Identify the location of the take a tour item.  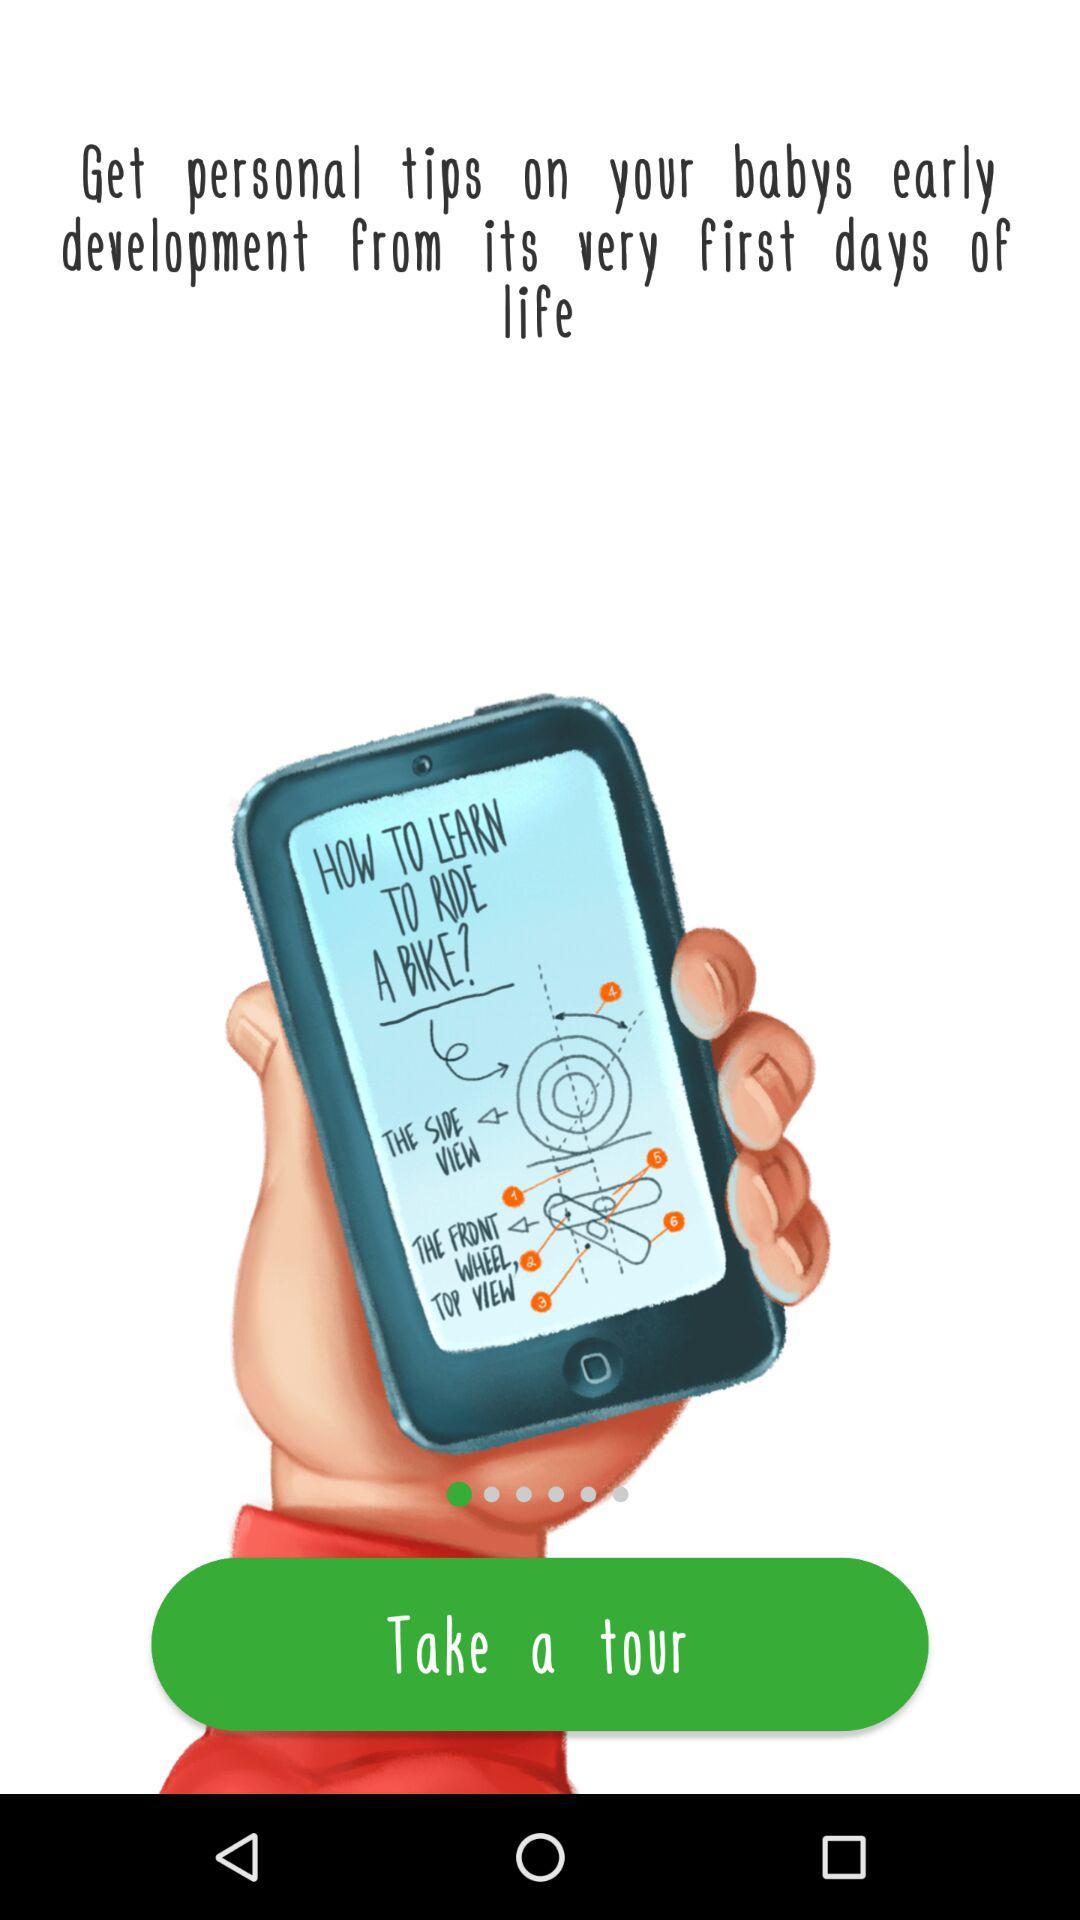
(540, 1644).